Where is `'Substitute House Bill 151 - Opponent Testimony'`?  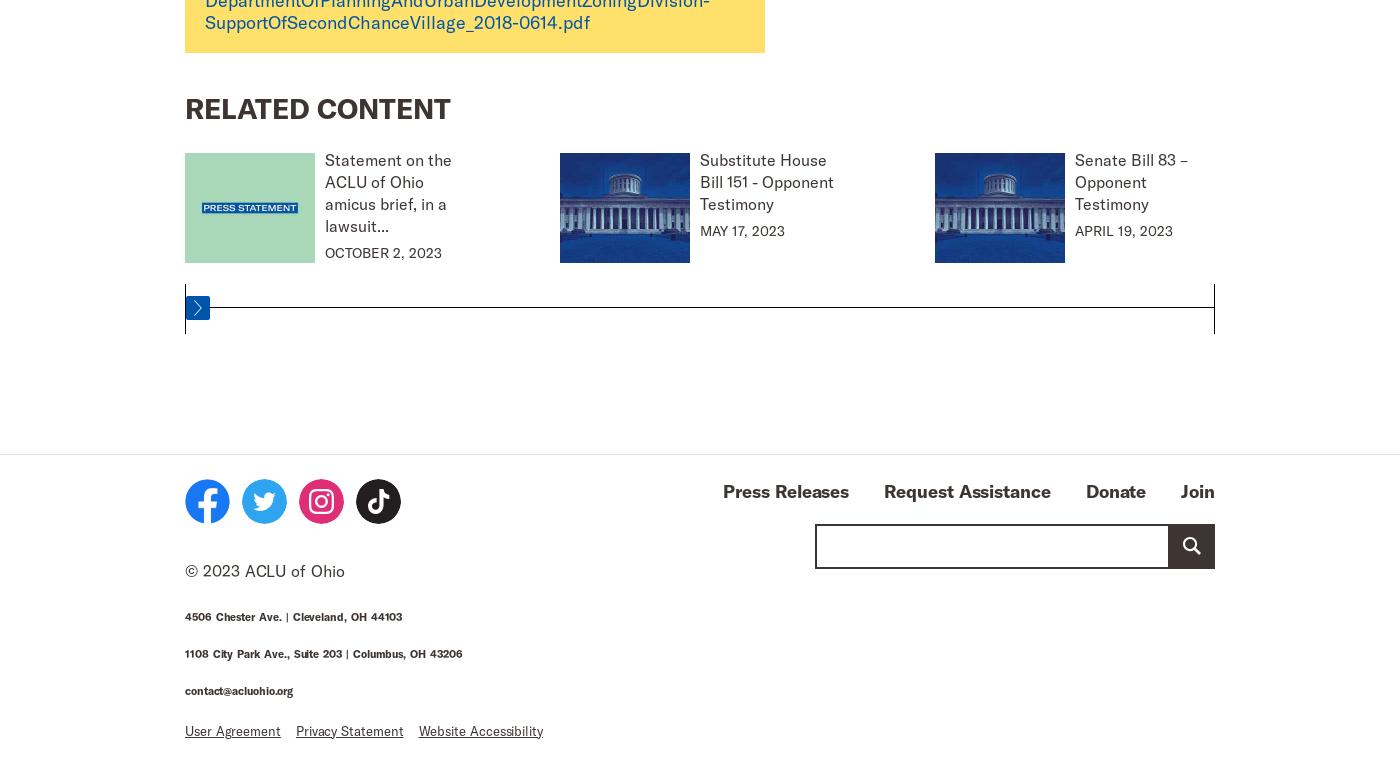 'Substitute House Bill 151 - Opponent Testimony' is located at coordinates (767, 180).